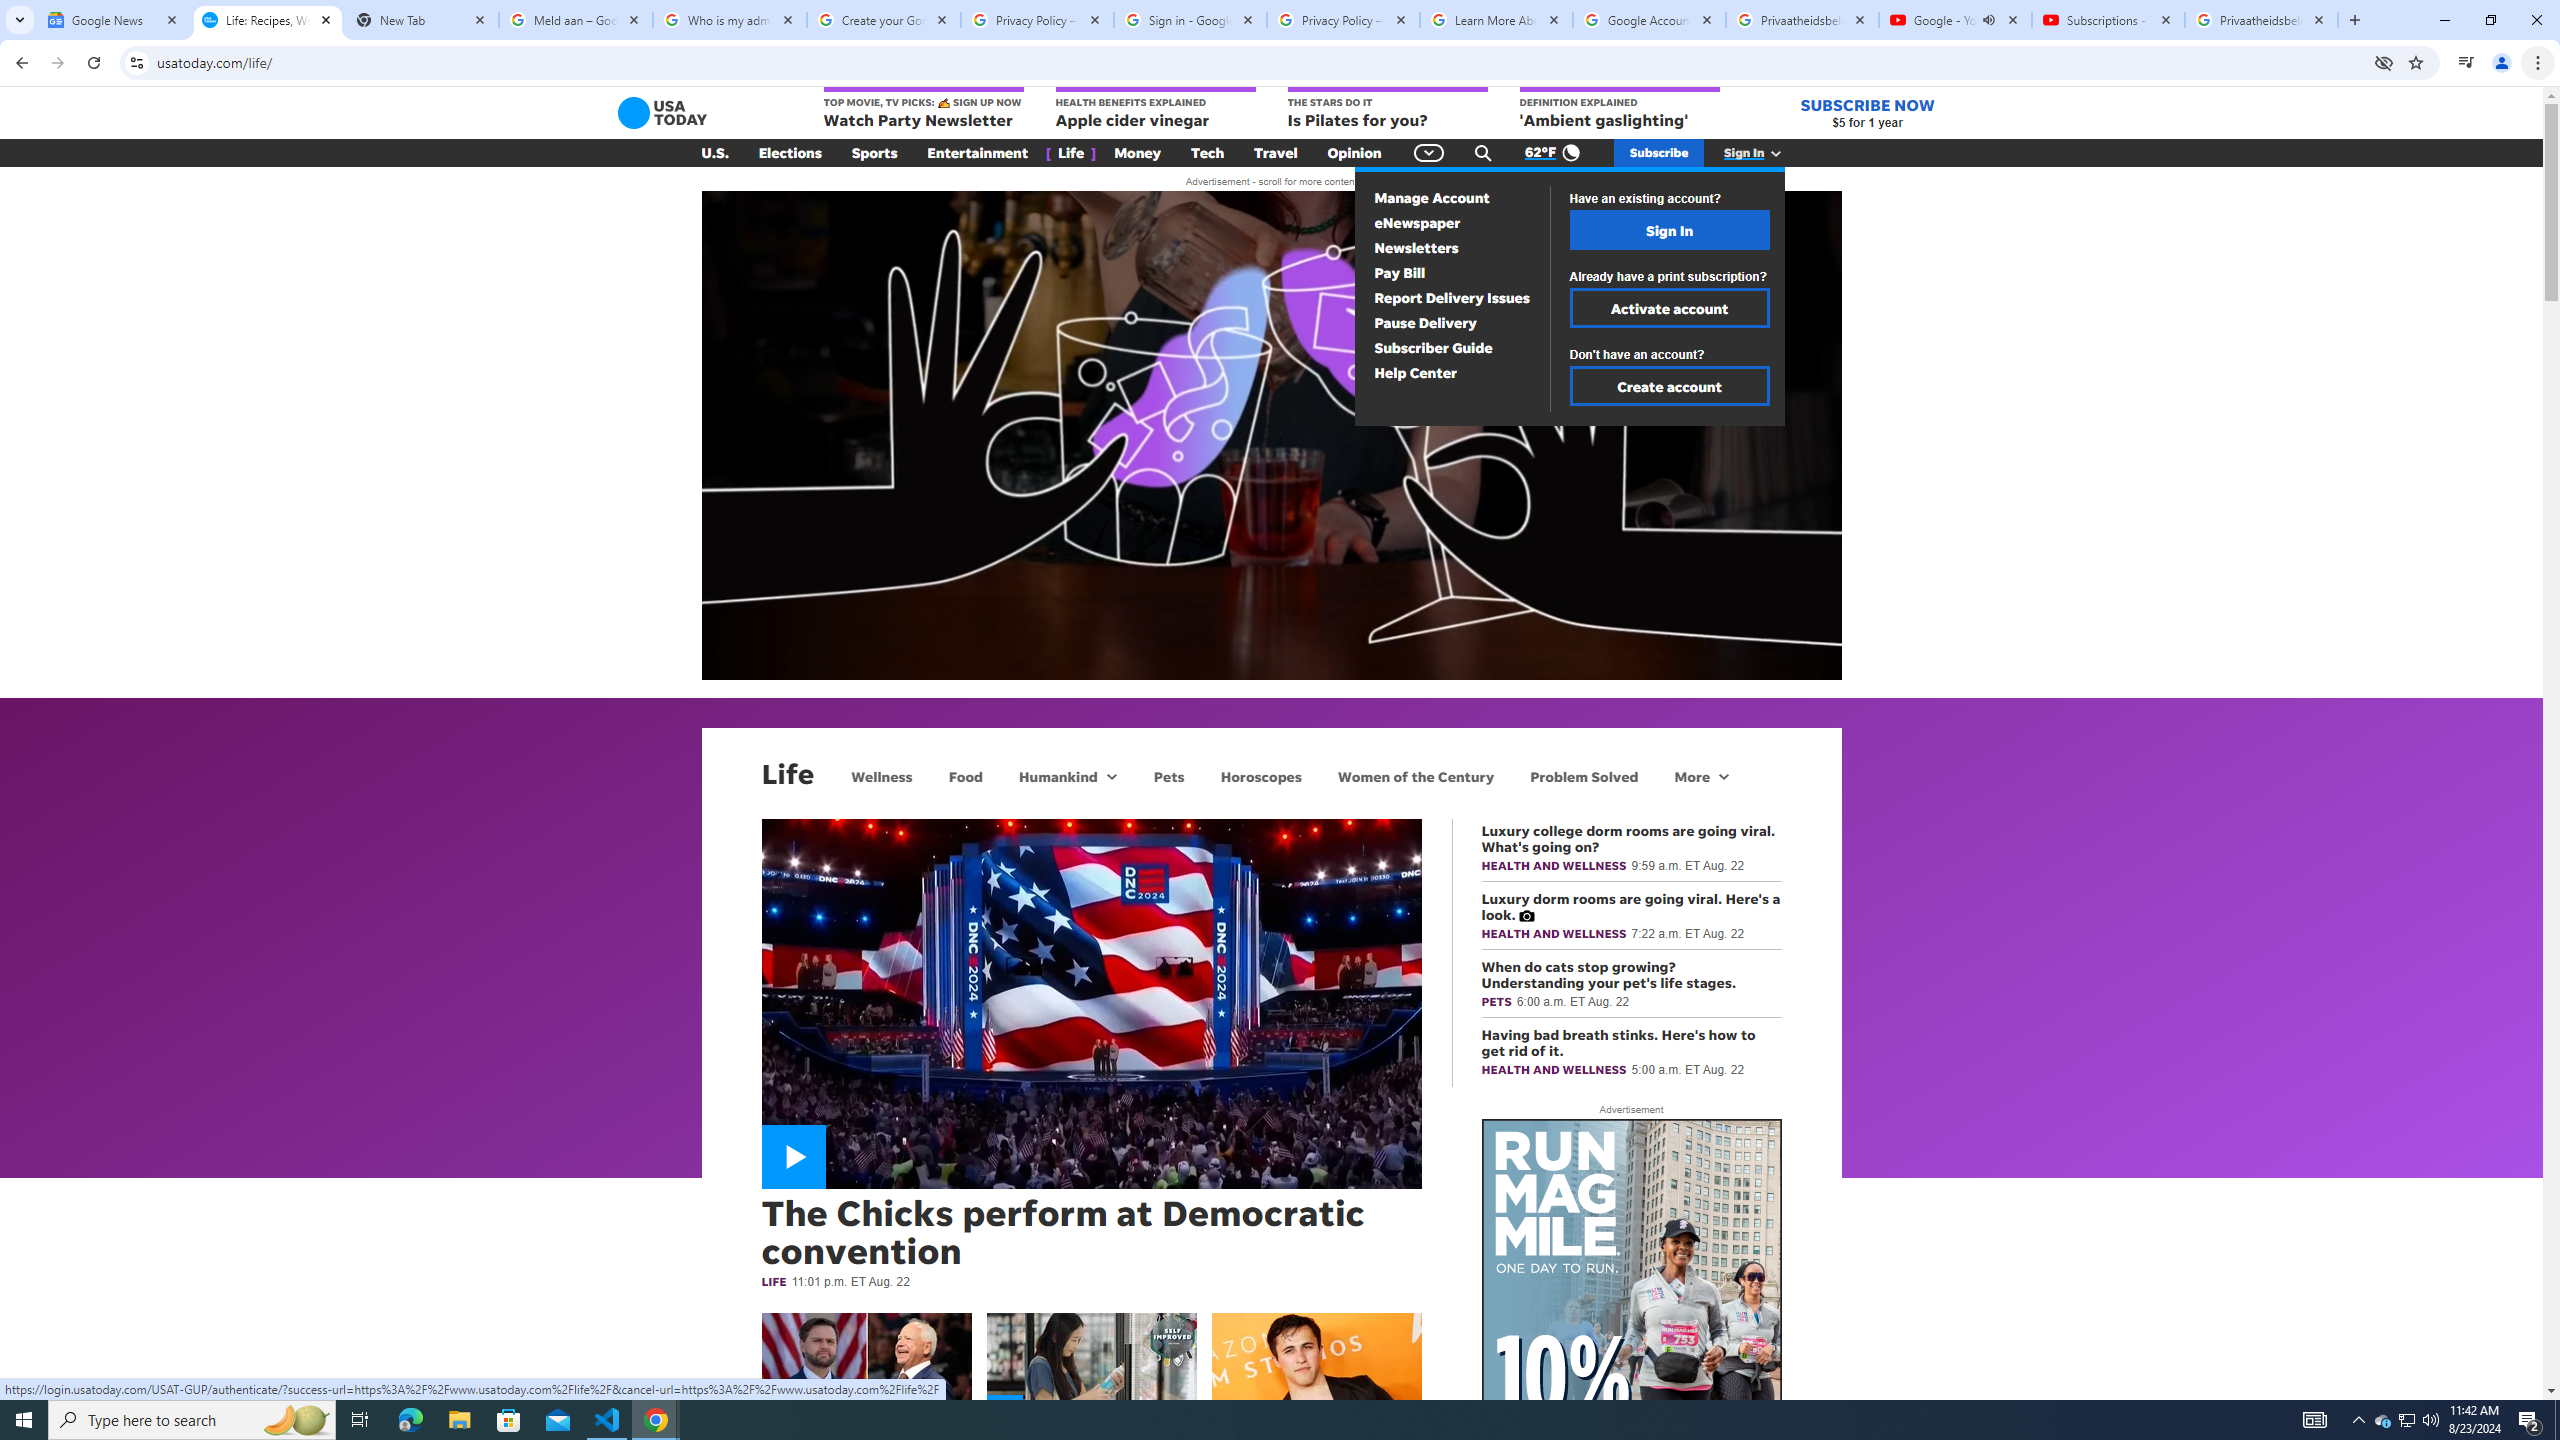 This screenshot has height=1440, width=2560. I want to click on 'Subscribe', so click(1658, 153).